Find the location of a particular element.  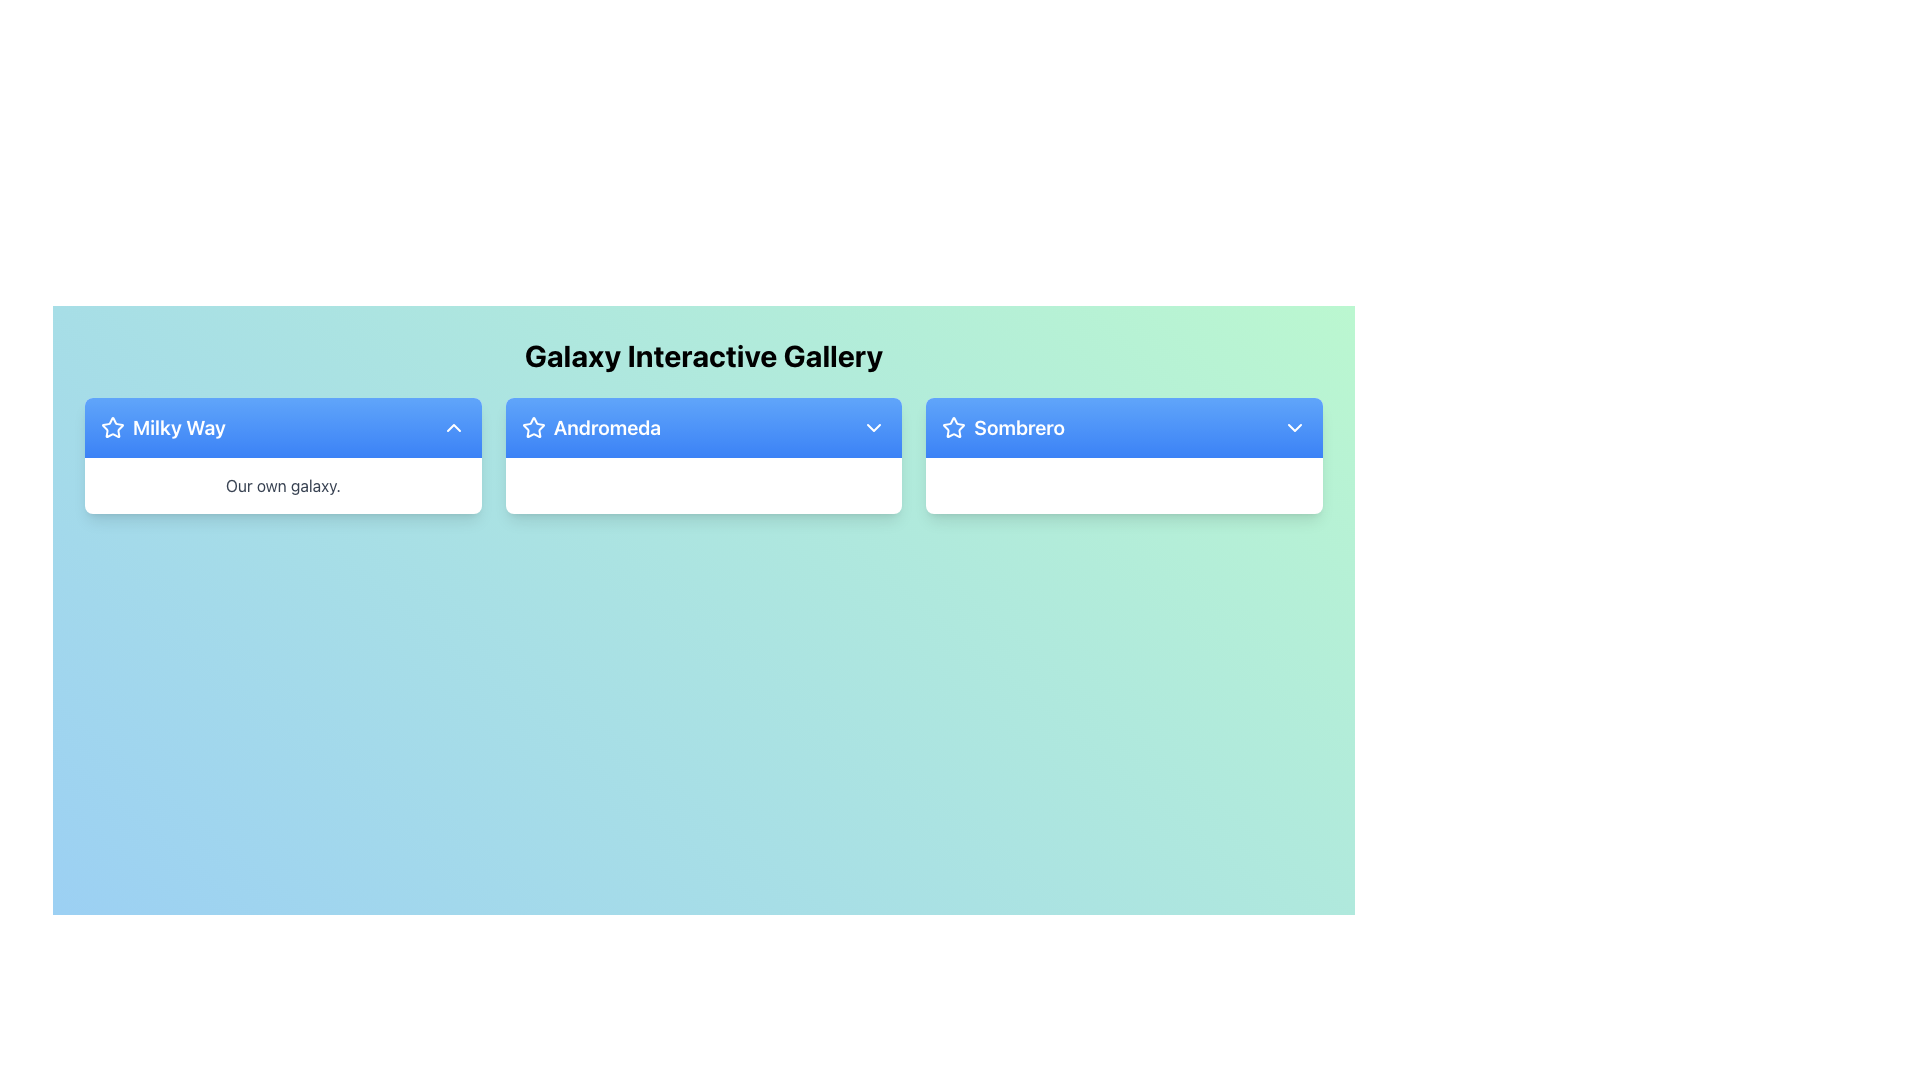

the Text Display containing the text 'Our own galaxy.' styled with a gray font and positioned below the header 'Milky Way' in the leftmost card layout is located at coordinates (282, 486).